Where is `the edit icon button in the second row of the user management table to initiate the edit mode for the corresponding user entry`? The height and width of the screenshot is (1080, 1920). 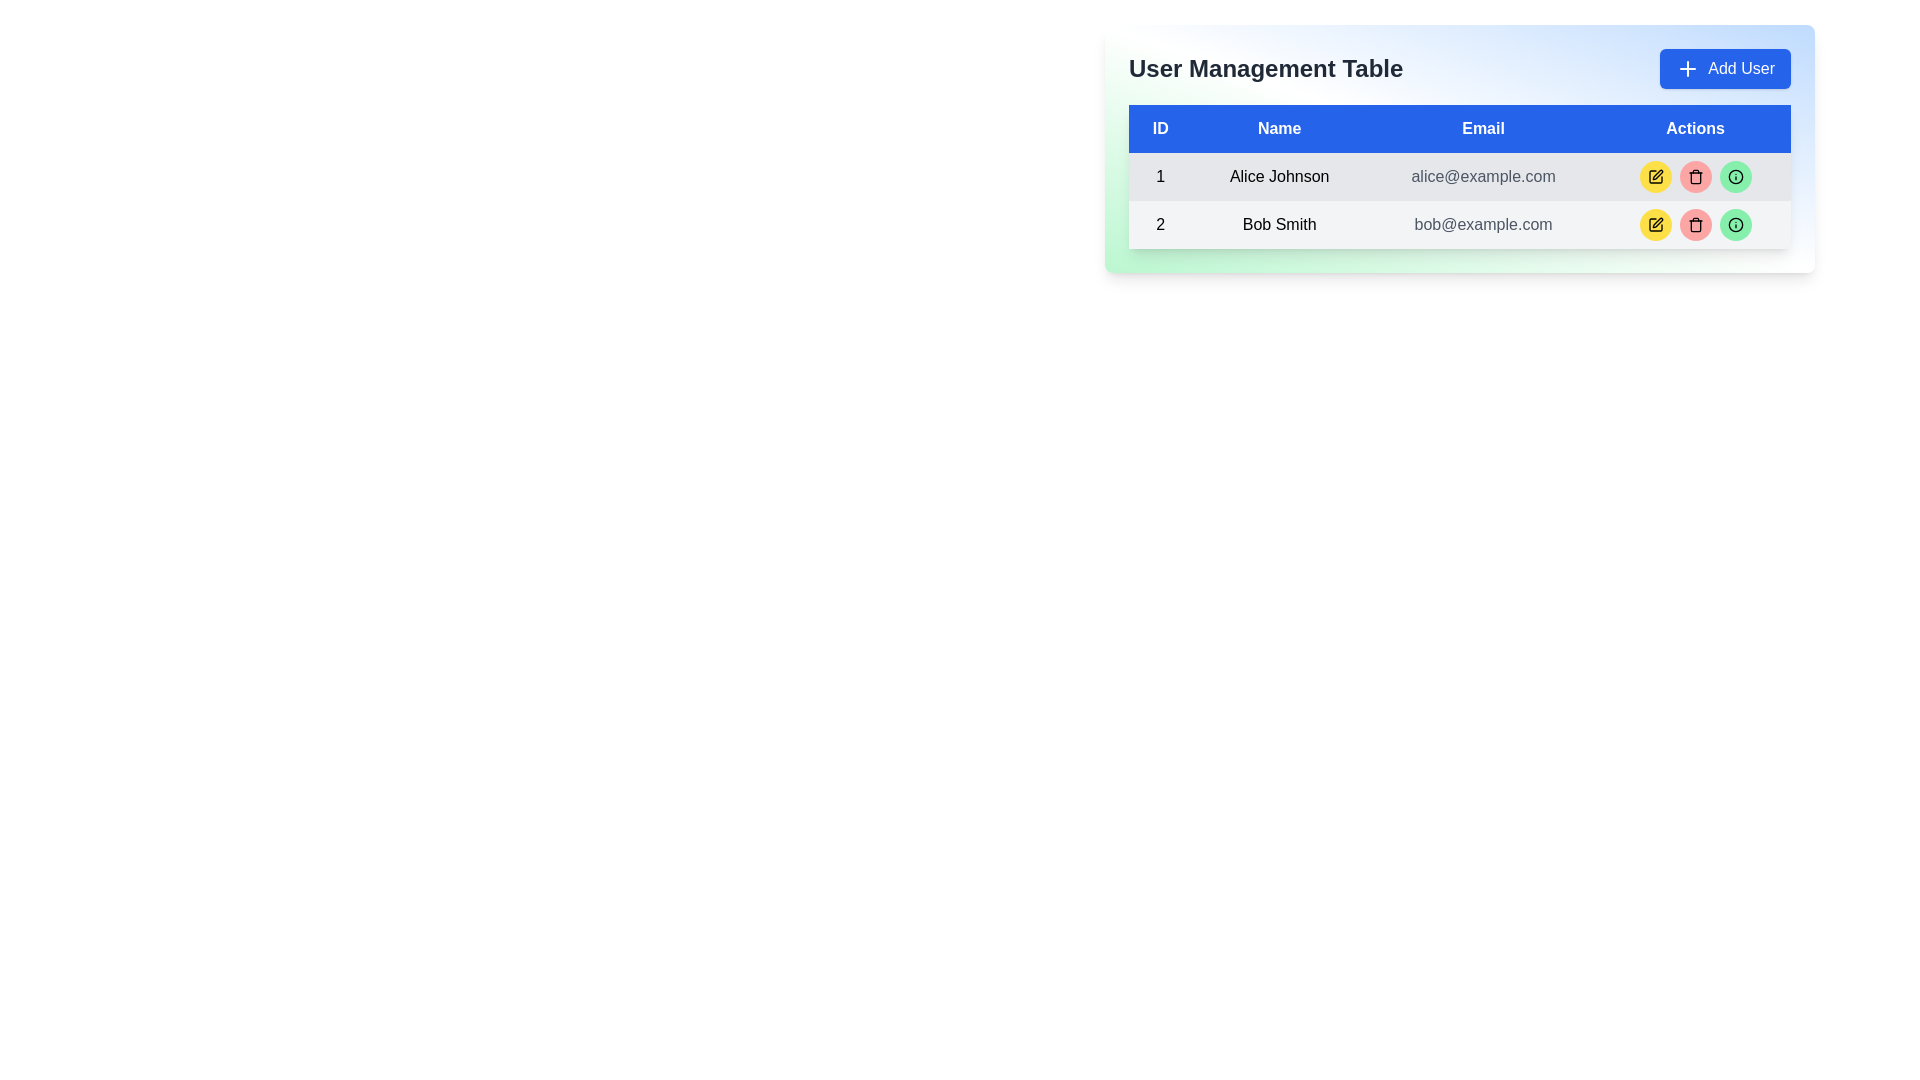 the edit icon button in the second row of the user management table to initiate the edit mode for the corresponding user entry is located at coordinates (1656, 173).